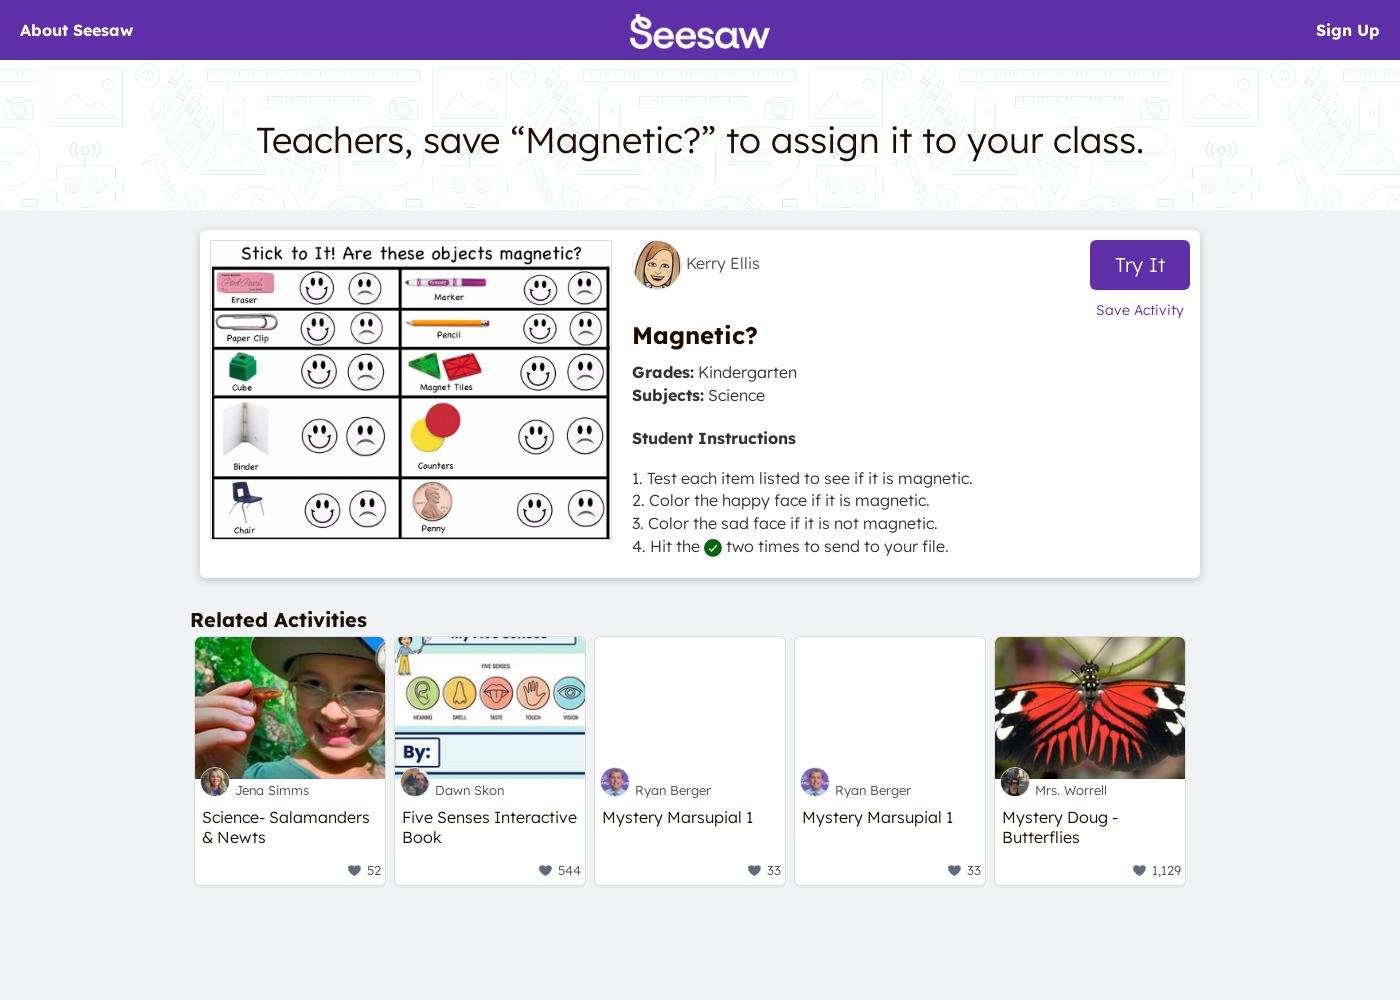  I want to click on 'Mrs. Worrell', so click(1071, 789).